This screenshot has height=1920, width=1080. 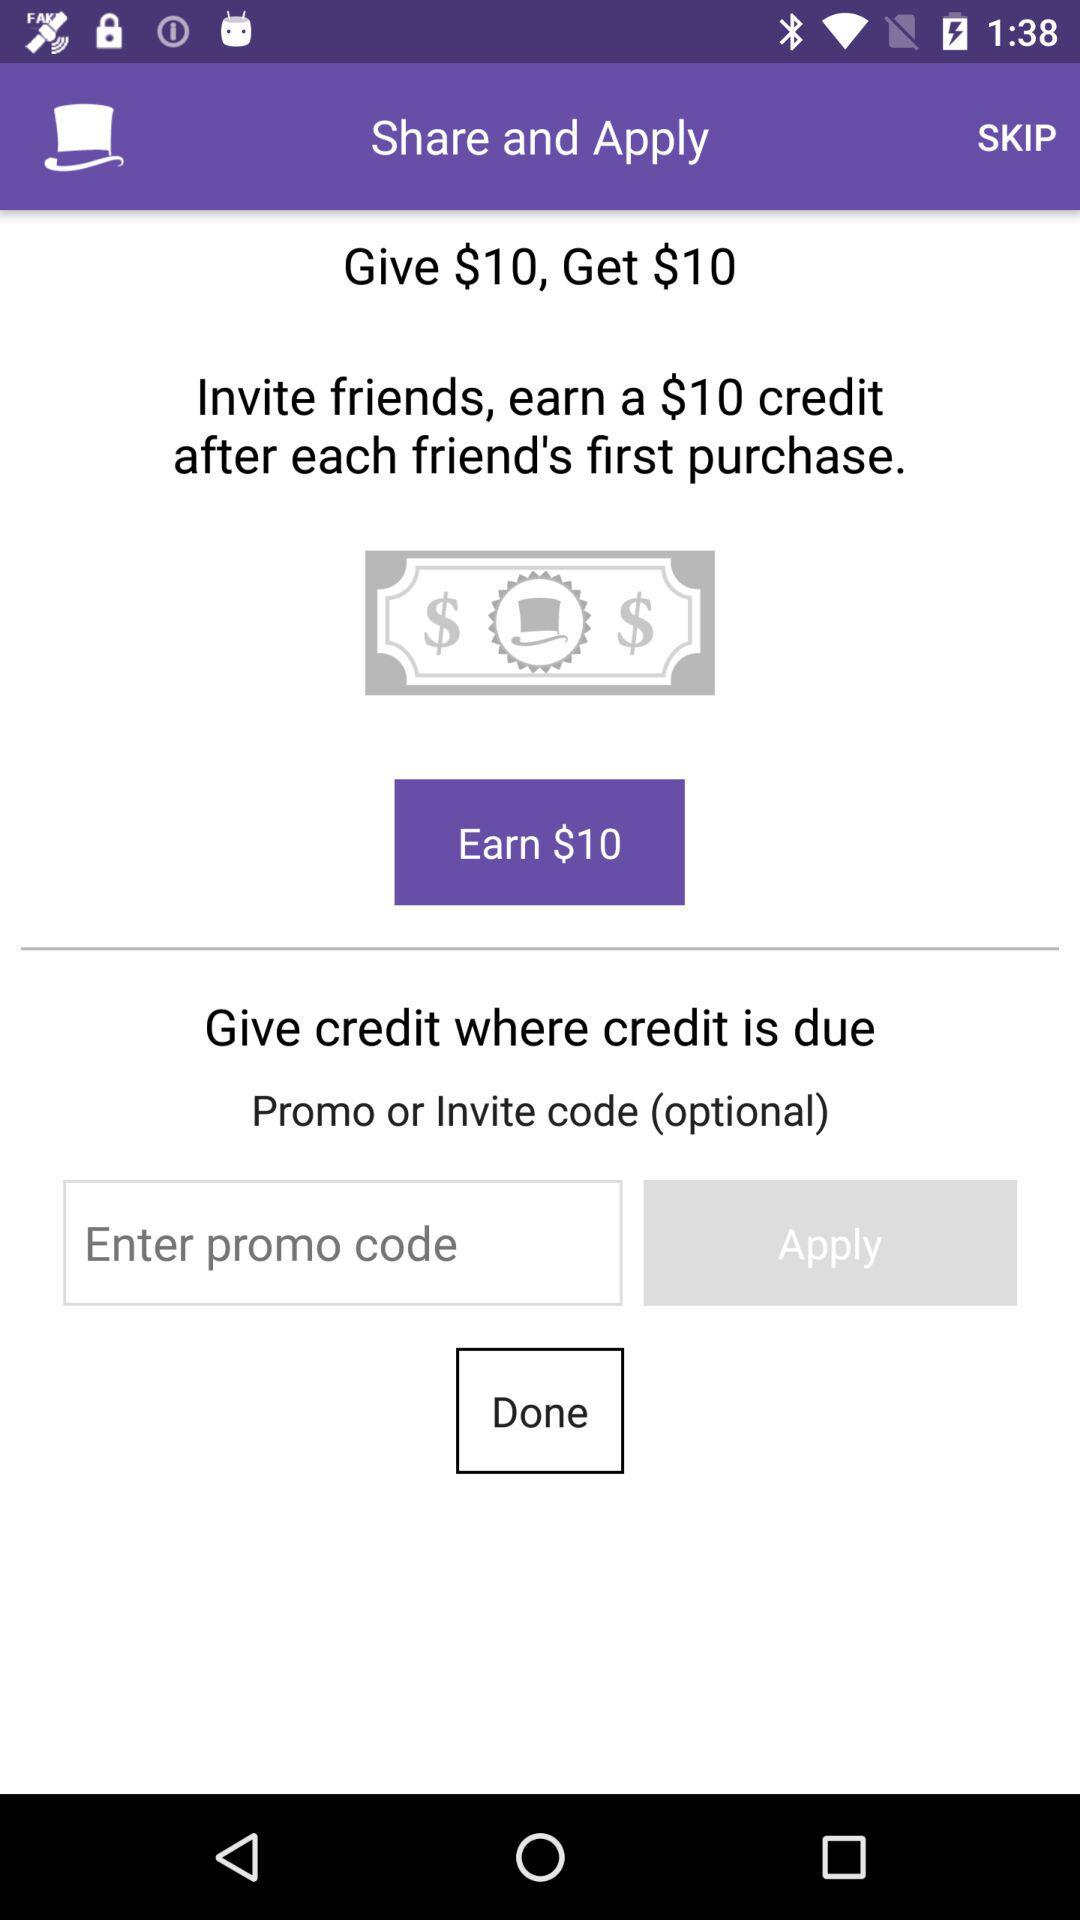 What do you see at coordinates (341, 1241) in the screenshot?
I see `icon next to apply item` at bounding box center [341, 1241].